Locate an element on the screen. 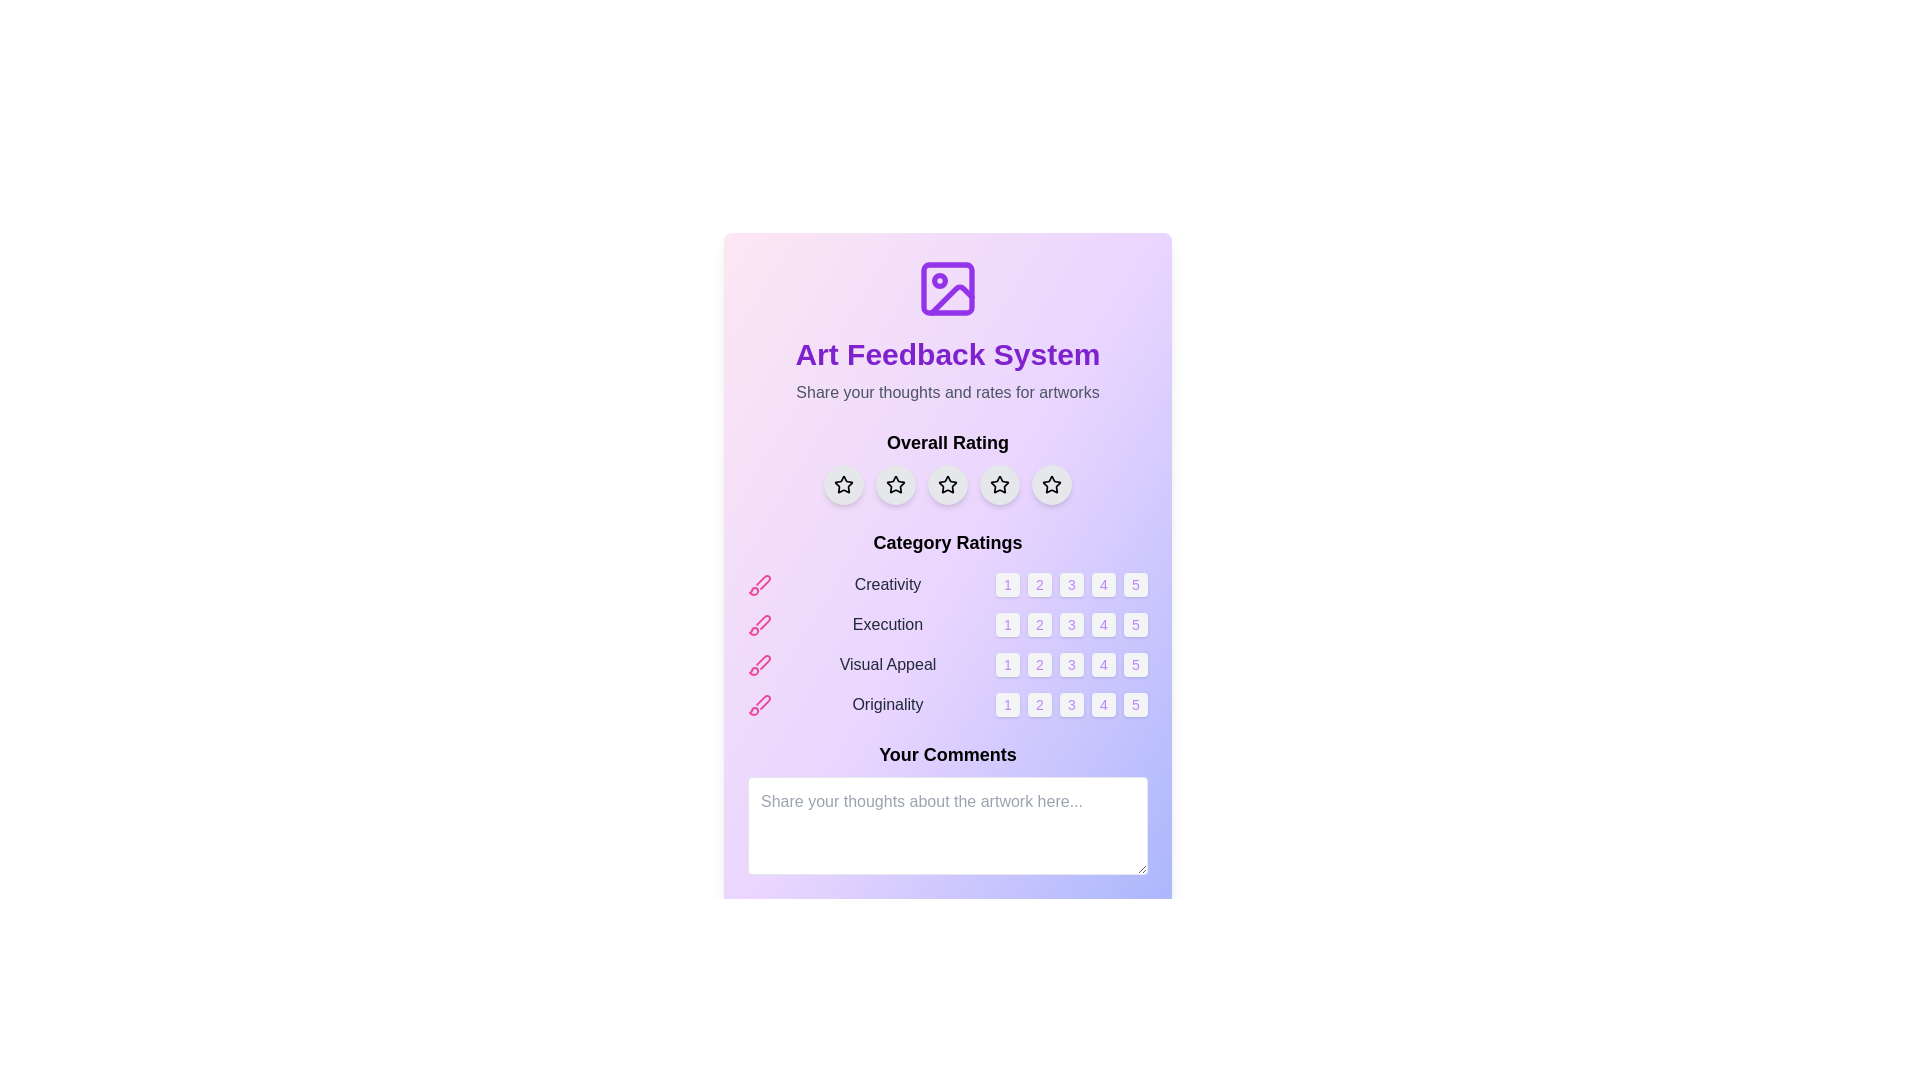 The image size is (1920, 1080). the fourth button in the five-point rating scale located below the 'Overall Rating' heading is located at coordinates (999, 485).